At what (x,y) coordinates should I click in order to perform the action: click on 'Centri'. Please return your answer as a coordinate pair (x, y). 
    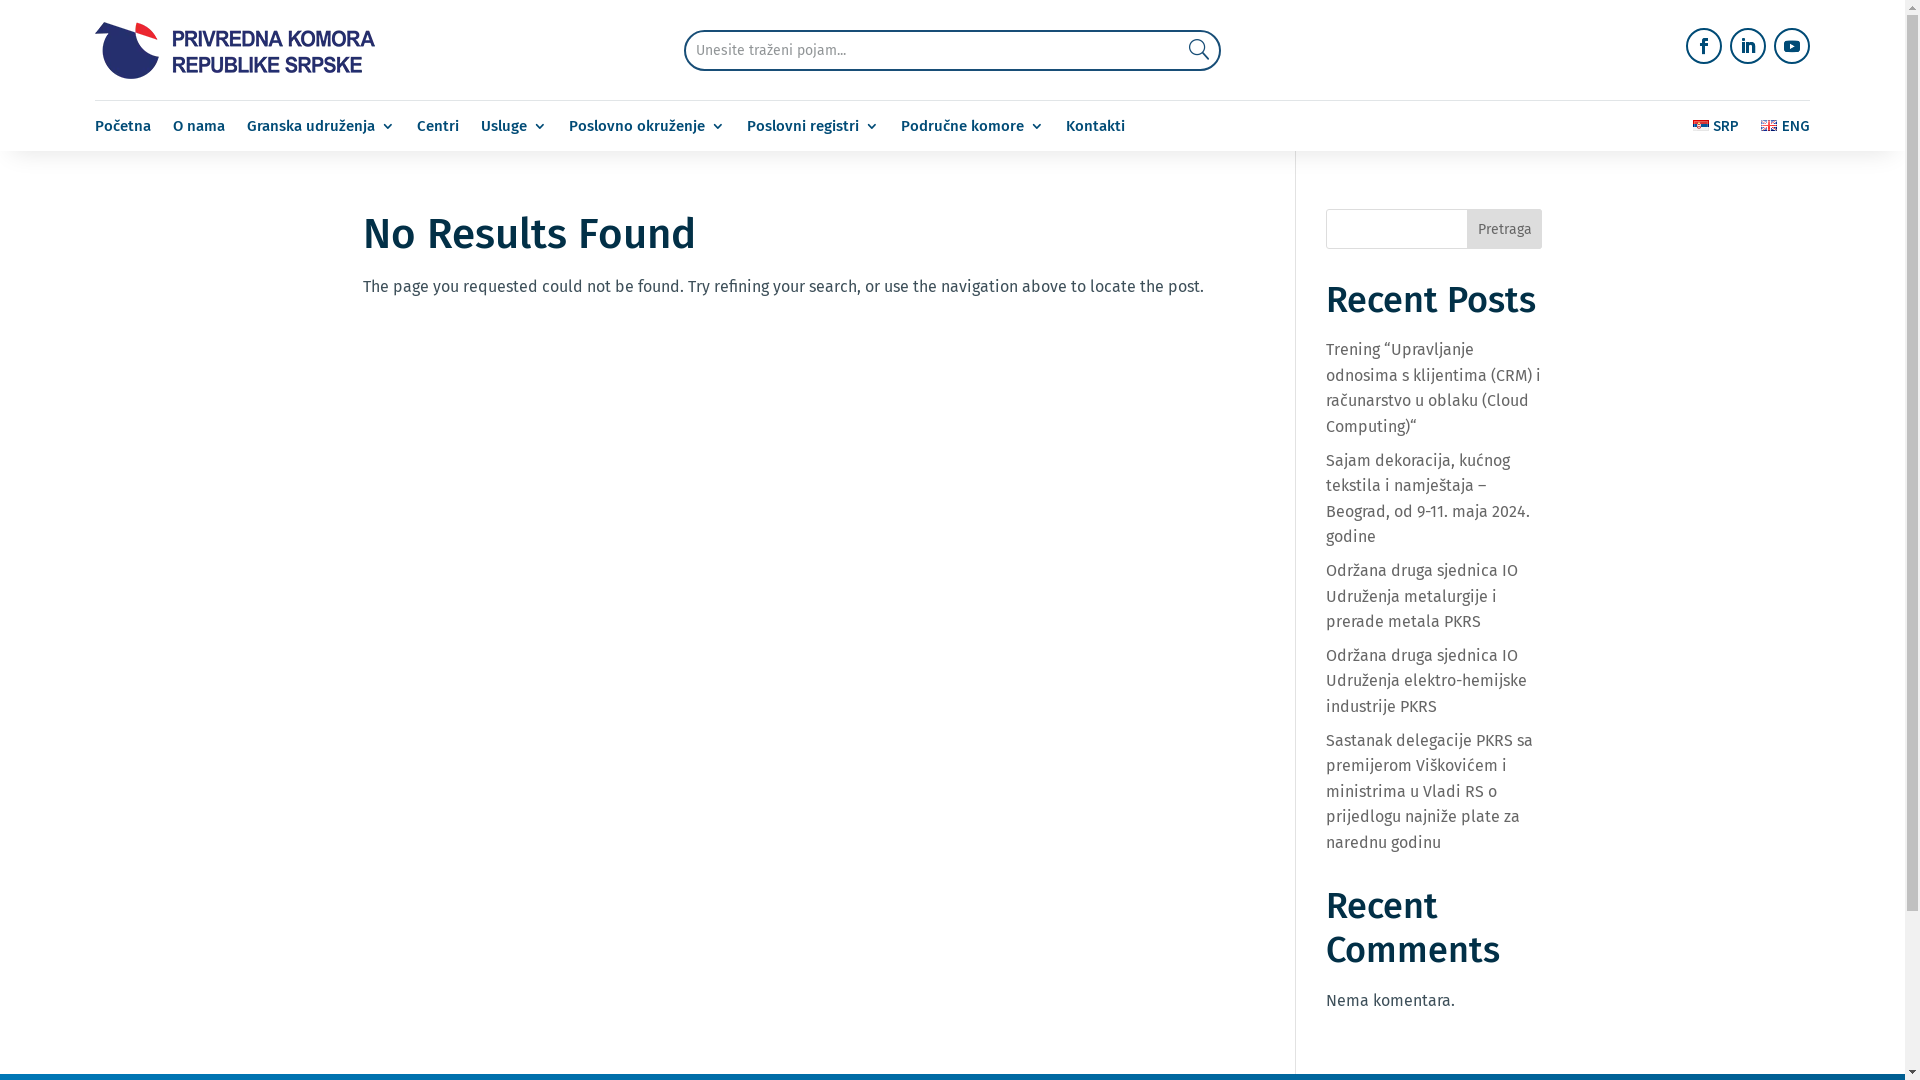
    Looking at the image, I should click on (436, 130).